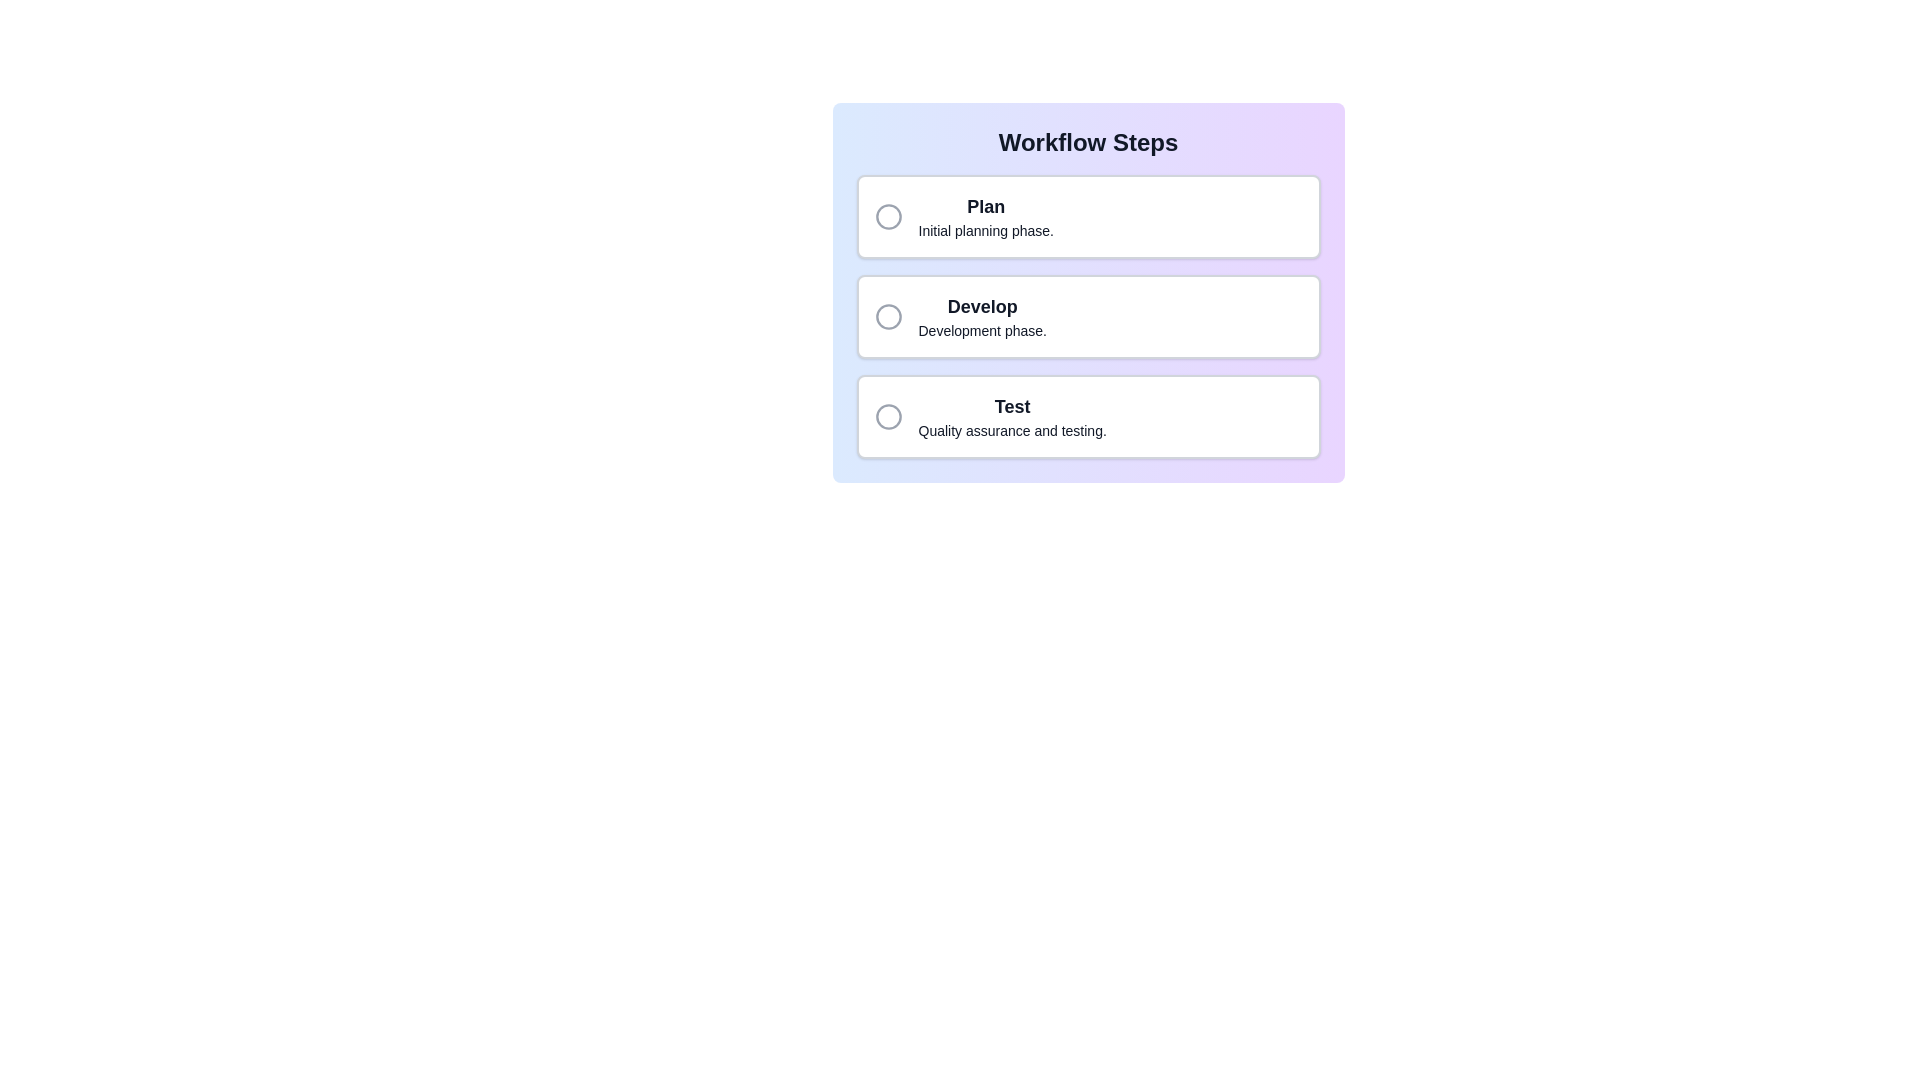 The width and height of the screenshot is (1920, 1080). Describe the element at coordinates (887, 415) in the screenshot. I see `the decorative icon representing an unselected state located in the third selectable card, near the top-left corner, to the left of the text 'Test'` at that location.